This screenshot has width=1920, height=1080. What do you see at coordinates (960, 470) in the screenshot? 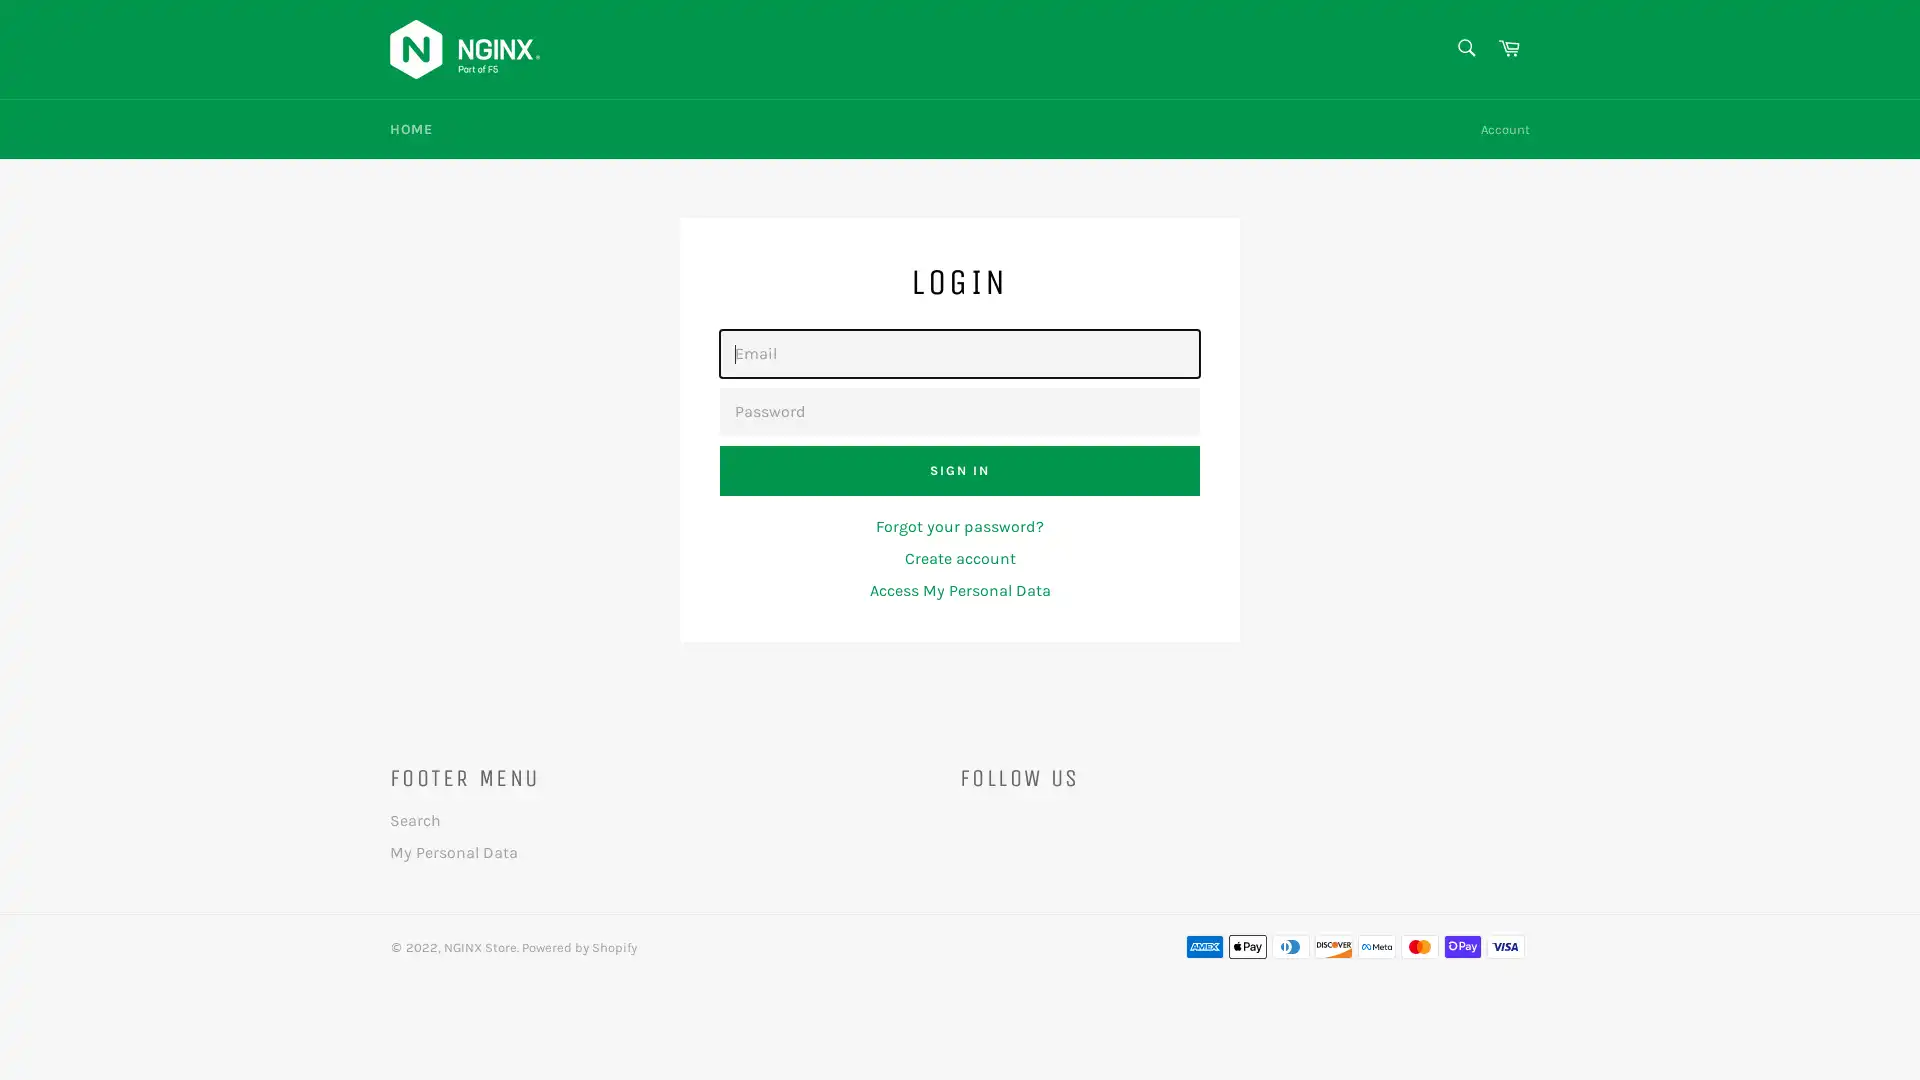
I see `Sign In` at bounding box center [960, 470].